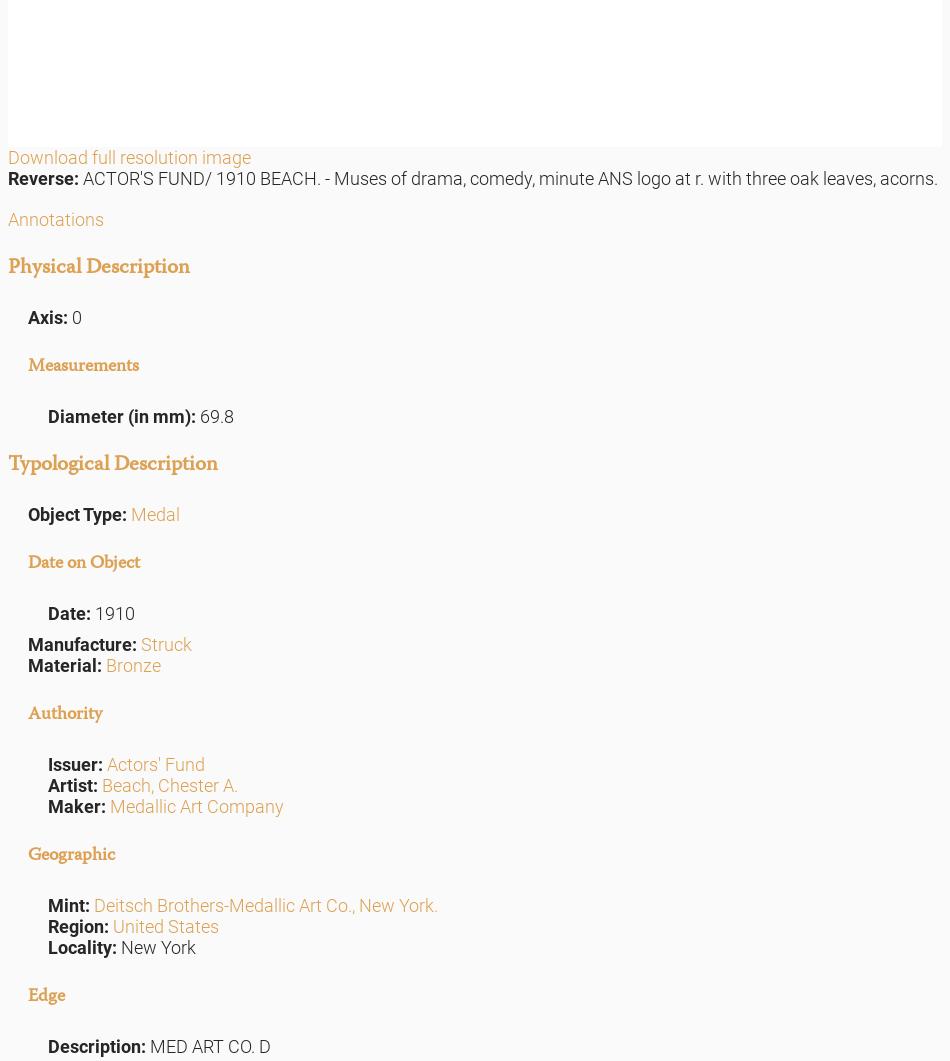 The image size is (950, 1061). Describe the element at coordinates (47, 903) in the screenshot. I see `'Mint:'` at that location.